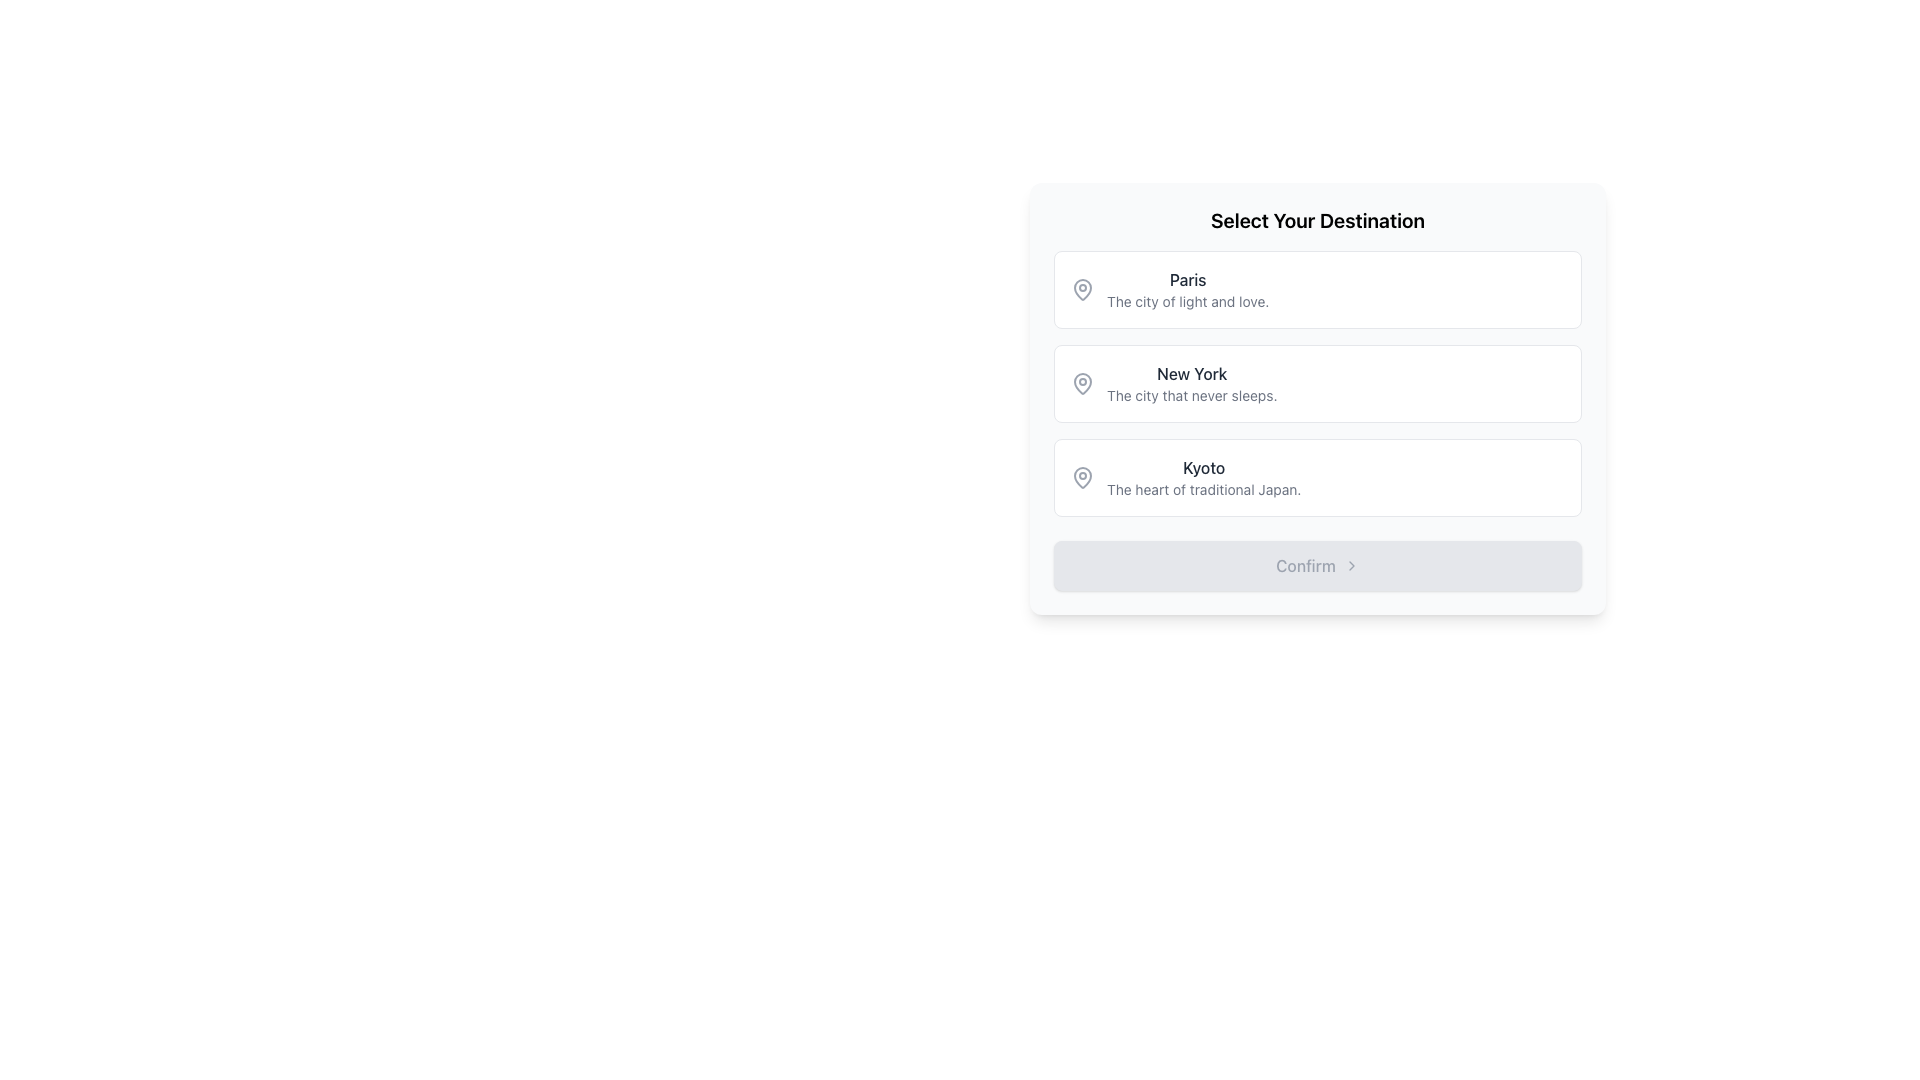 The image size is (1920, 1080). What do you see at coordinates (1192, 374) in the screenshot?
I see `the 'New York' text label in the city selection interface, which is the second item in the vertical list, positioned below 'Paris' and above 'Kyoto'` at bounding box center [1192, 374].